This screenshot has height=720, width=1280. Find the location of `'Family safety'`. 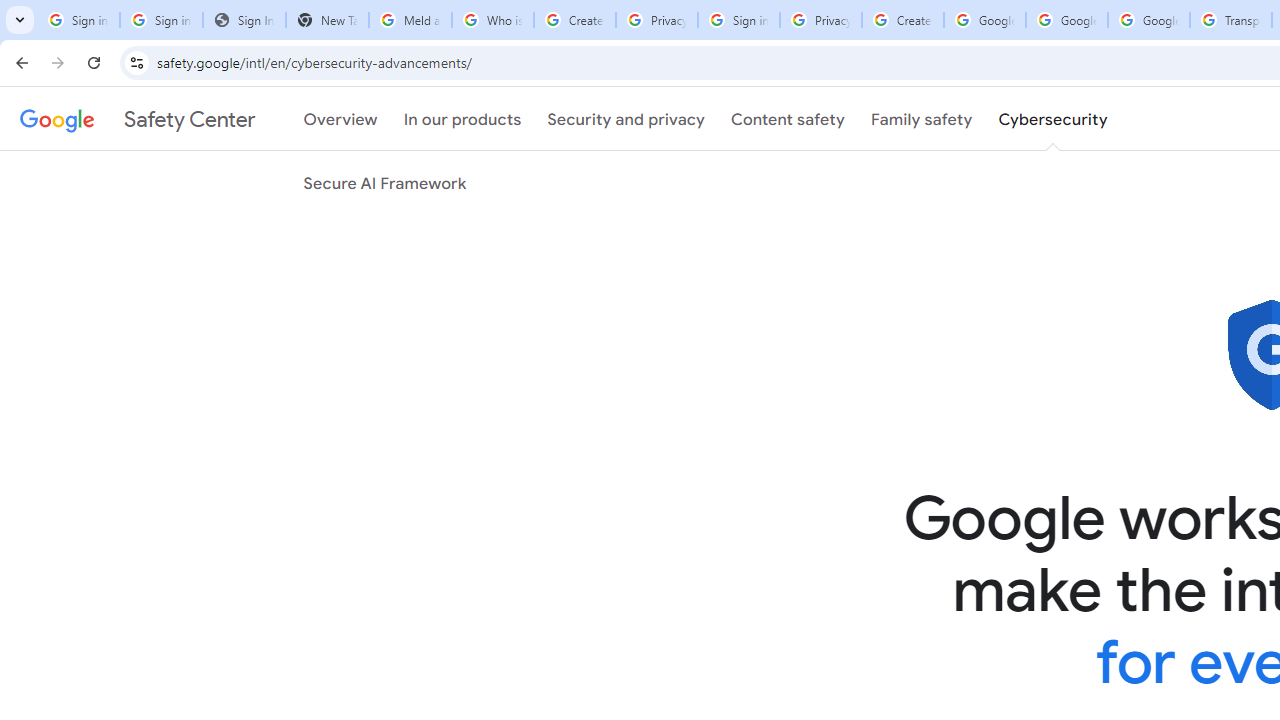

'Family safety' is located at coordinates (920, 119).